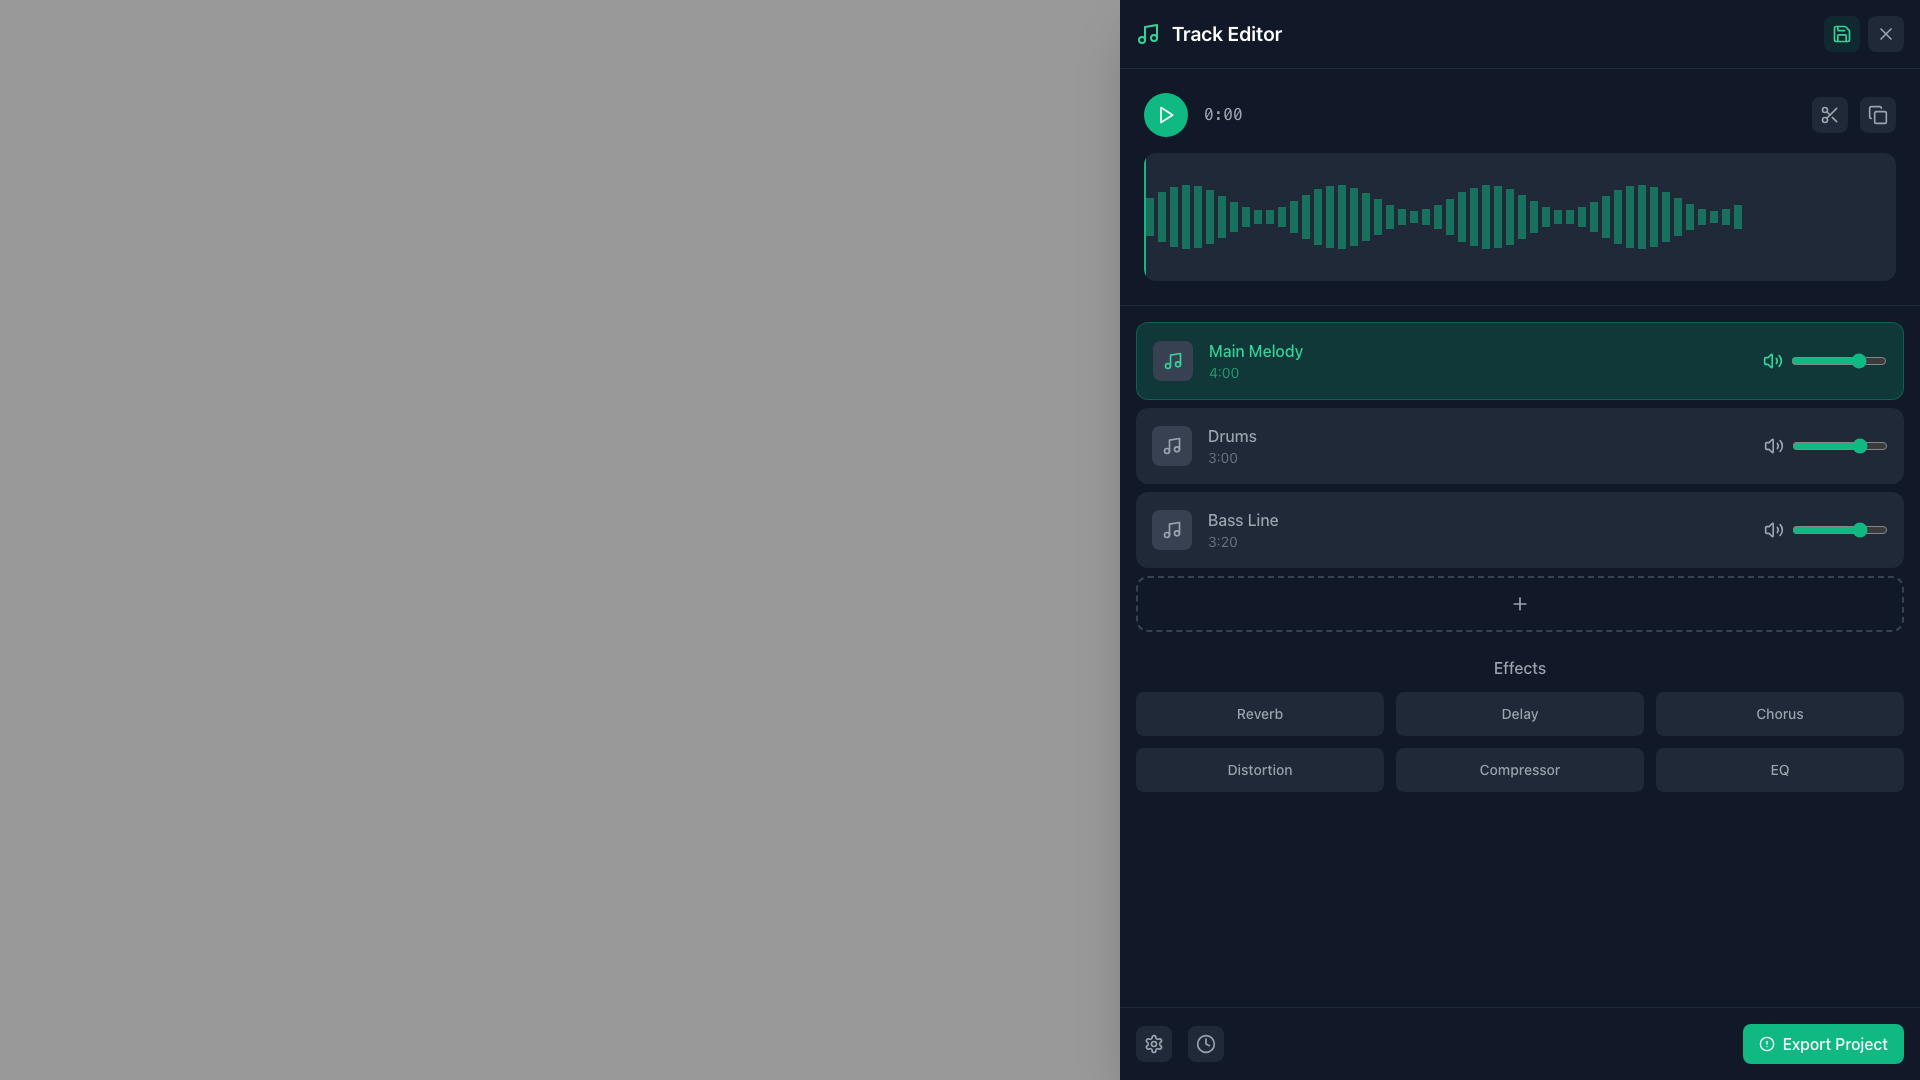 The height and width of the screenshot is (1080, 1920). What do you see at coordinates (1520, 216) in the screenshot?
I see `the 31st vertical bar in the waveform visualization, which is styled with a translucent emerald green color and is located in the upper part of the Track Editor` at bounding box center [1520, 216].